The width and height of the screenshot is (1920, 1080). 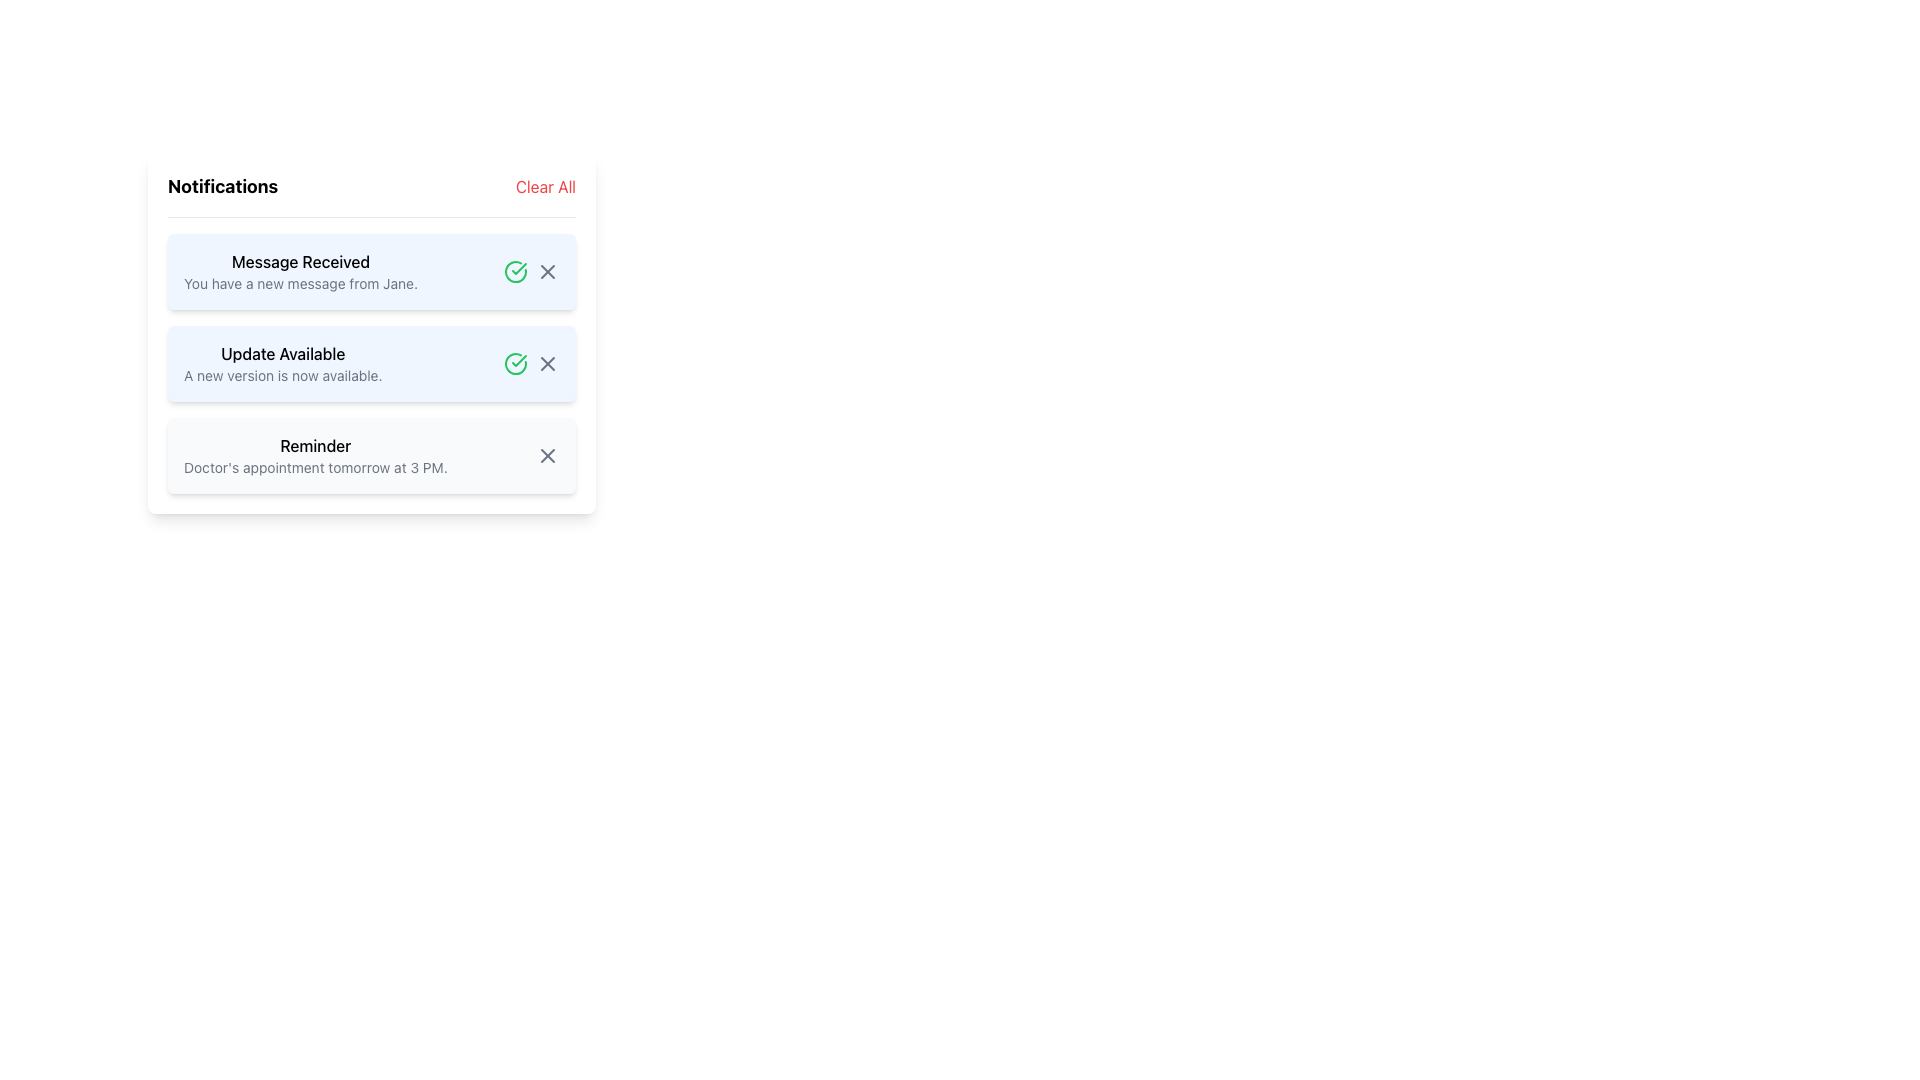 What do you see at coordinates (282, 353) in the screenshot?
I see `the static text label that reads 'Update Available', which is located at the top of the second notification card in a vertical list of notifications` at bounding box center [282, 353].